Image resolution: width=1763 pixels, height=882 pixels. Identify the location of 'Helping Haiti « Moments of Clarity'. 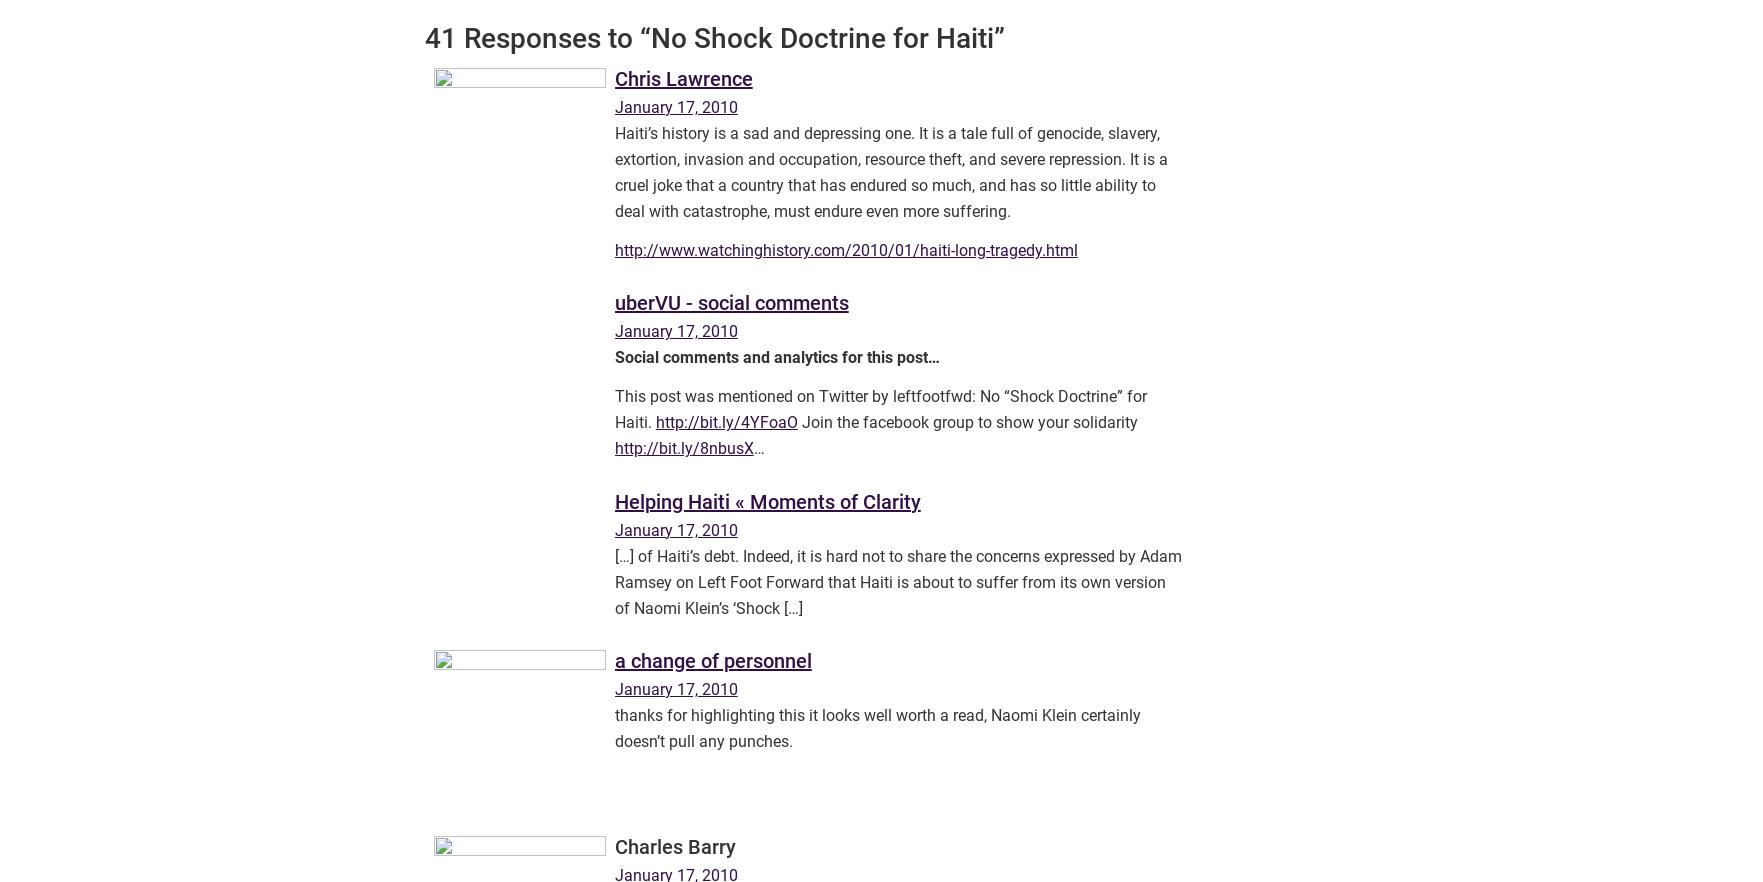
(767, 499).